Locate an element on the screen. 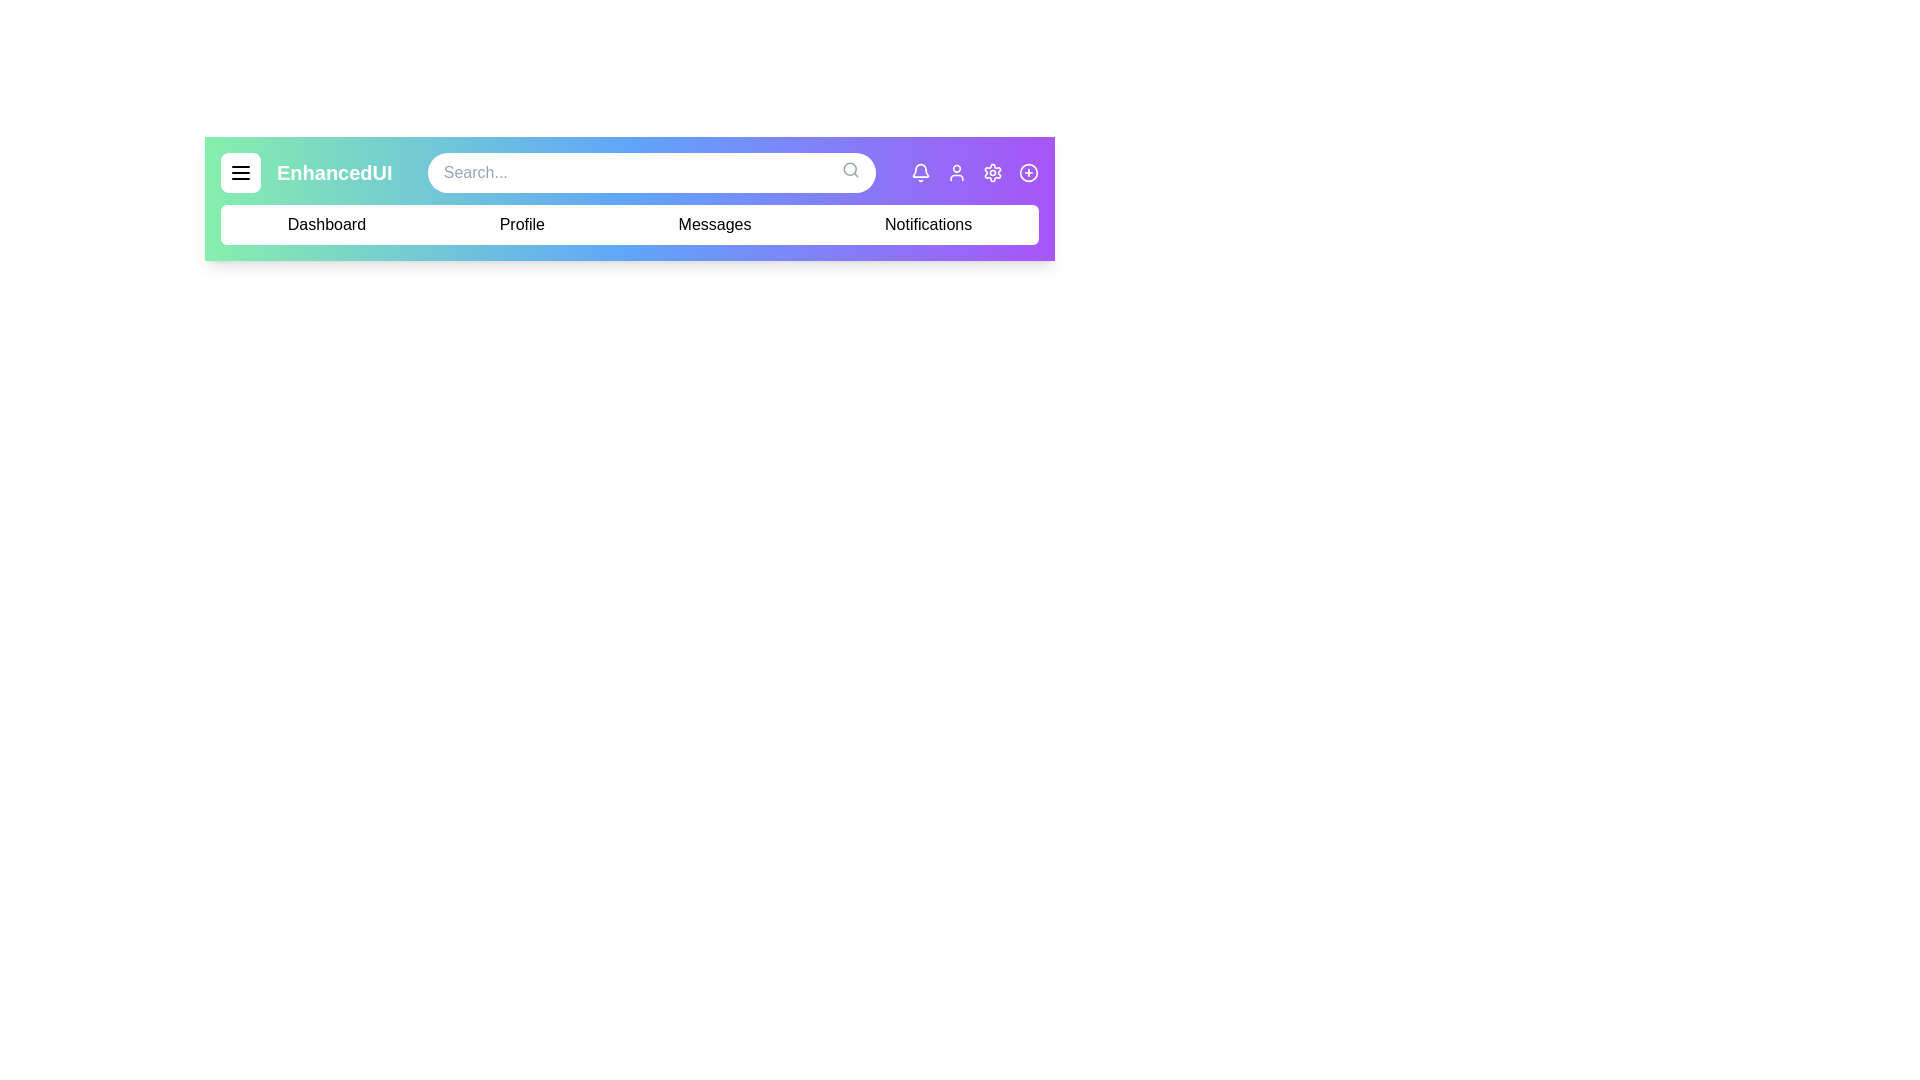 The width and height of the screenshot is (1920, 1080). the search bar and type the desired term is located at coordinates (651, 172).